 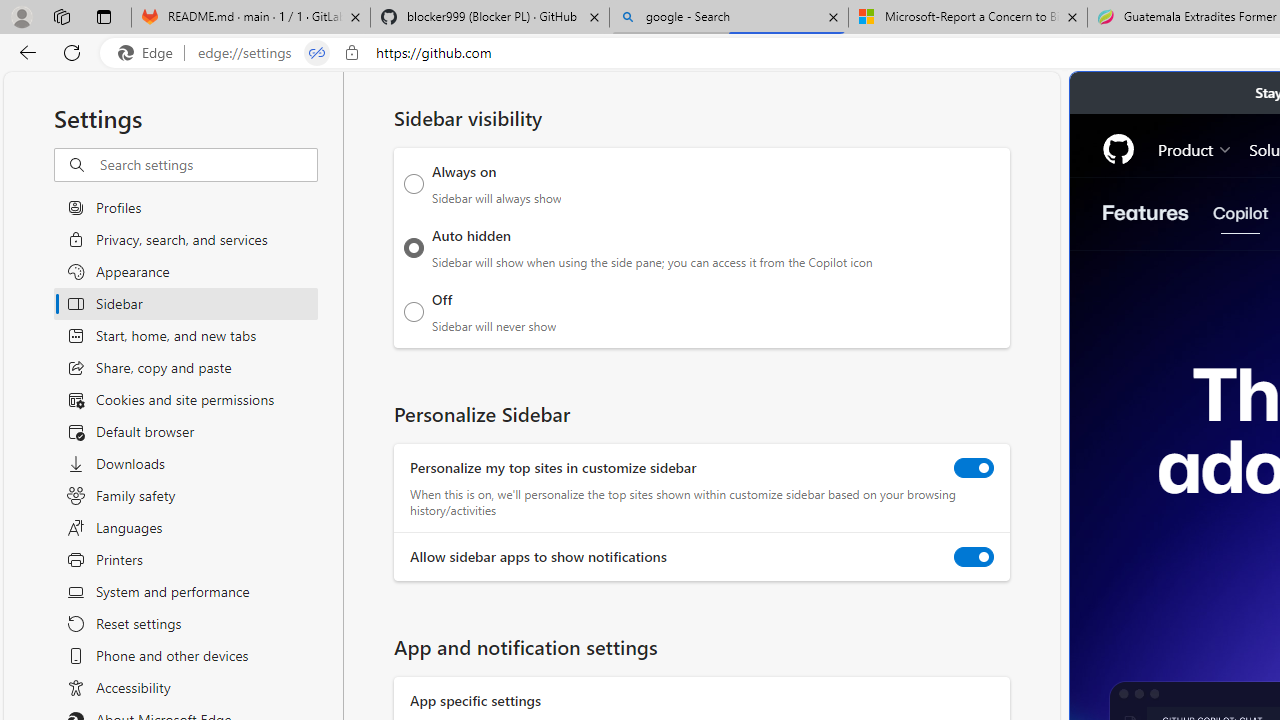 What do you see at coordinates (1145, 213) in the screenshot?
I see `'Features'` at bounding box center [1145, 213].